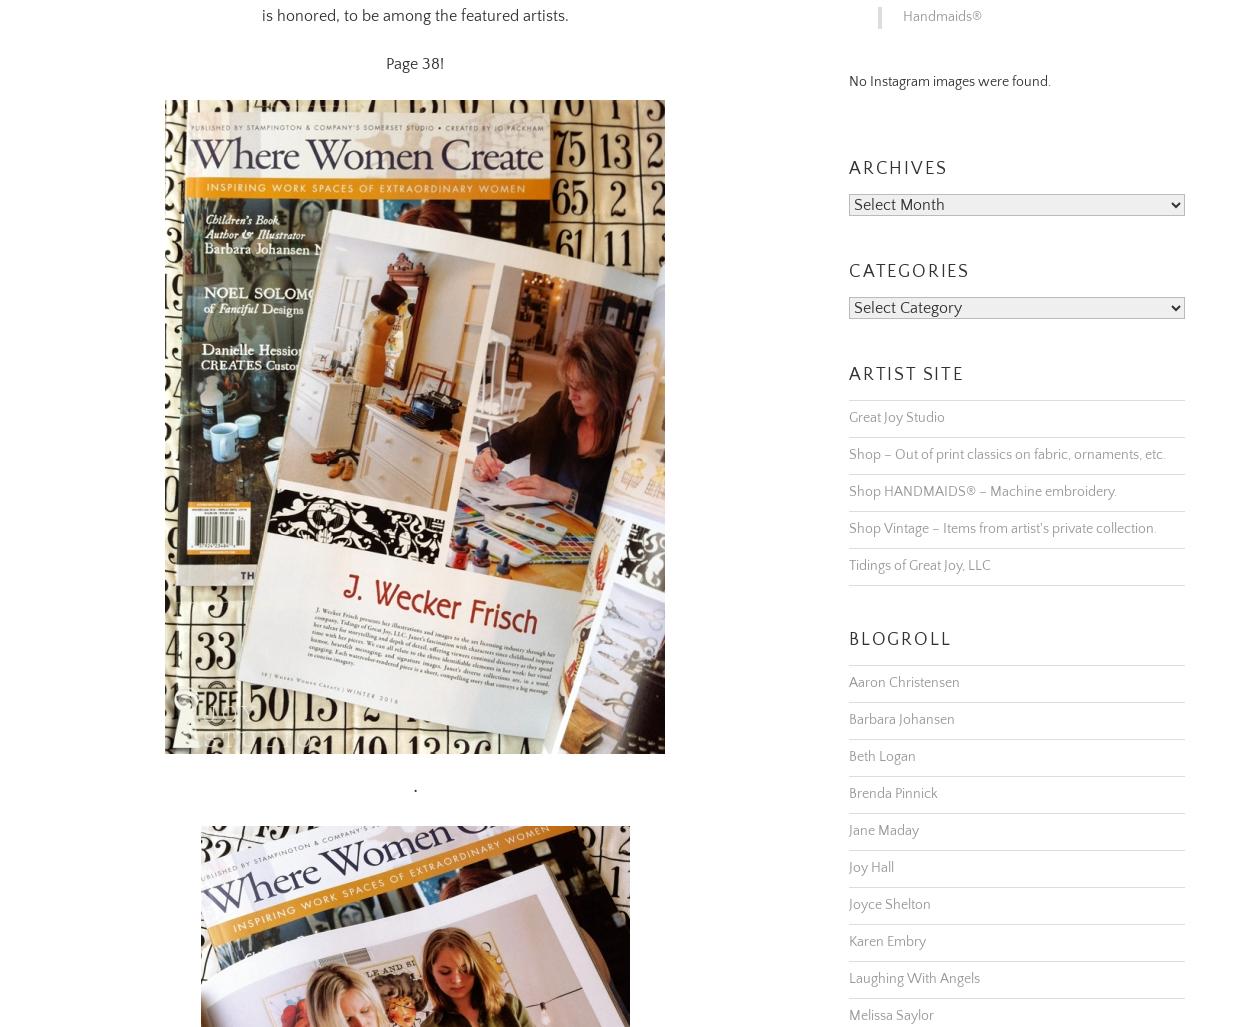 The height and width of the screenshot is (1027, 1250). Describe the element at coordinates (982, 466) in the screenshot. I see `'Shop HANDMAIDS® – Machine embroidery.'` at that location.